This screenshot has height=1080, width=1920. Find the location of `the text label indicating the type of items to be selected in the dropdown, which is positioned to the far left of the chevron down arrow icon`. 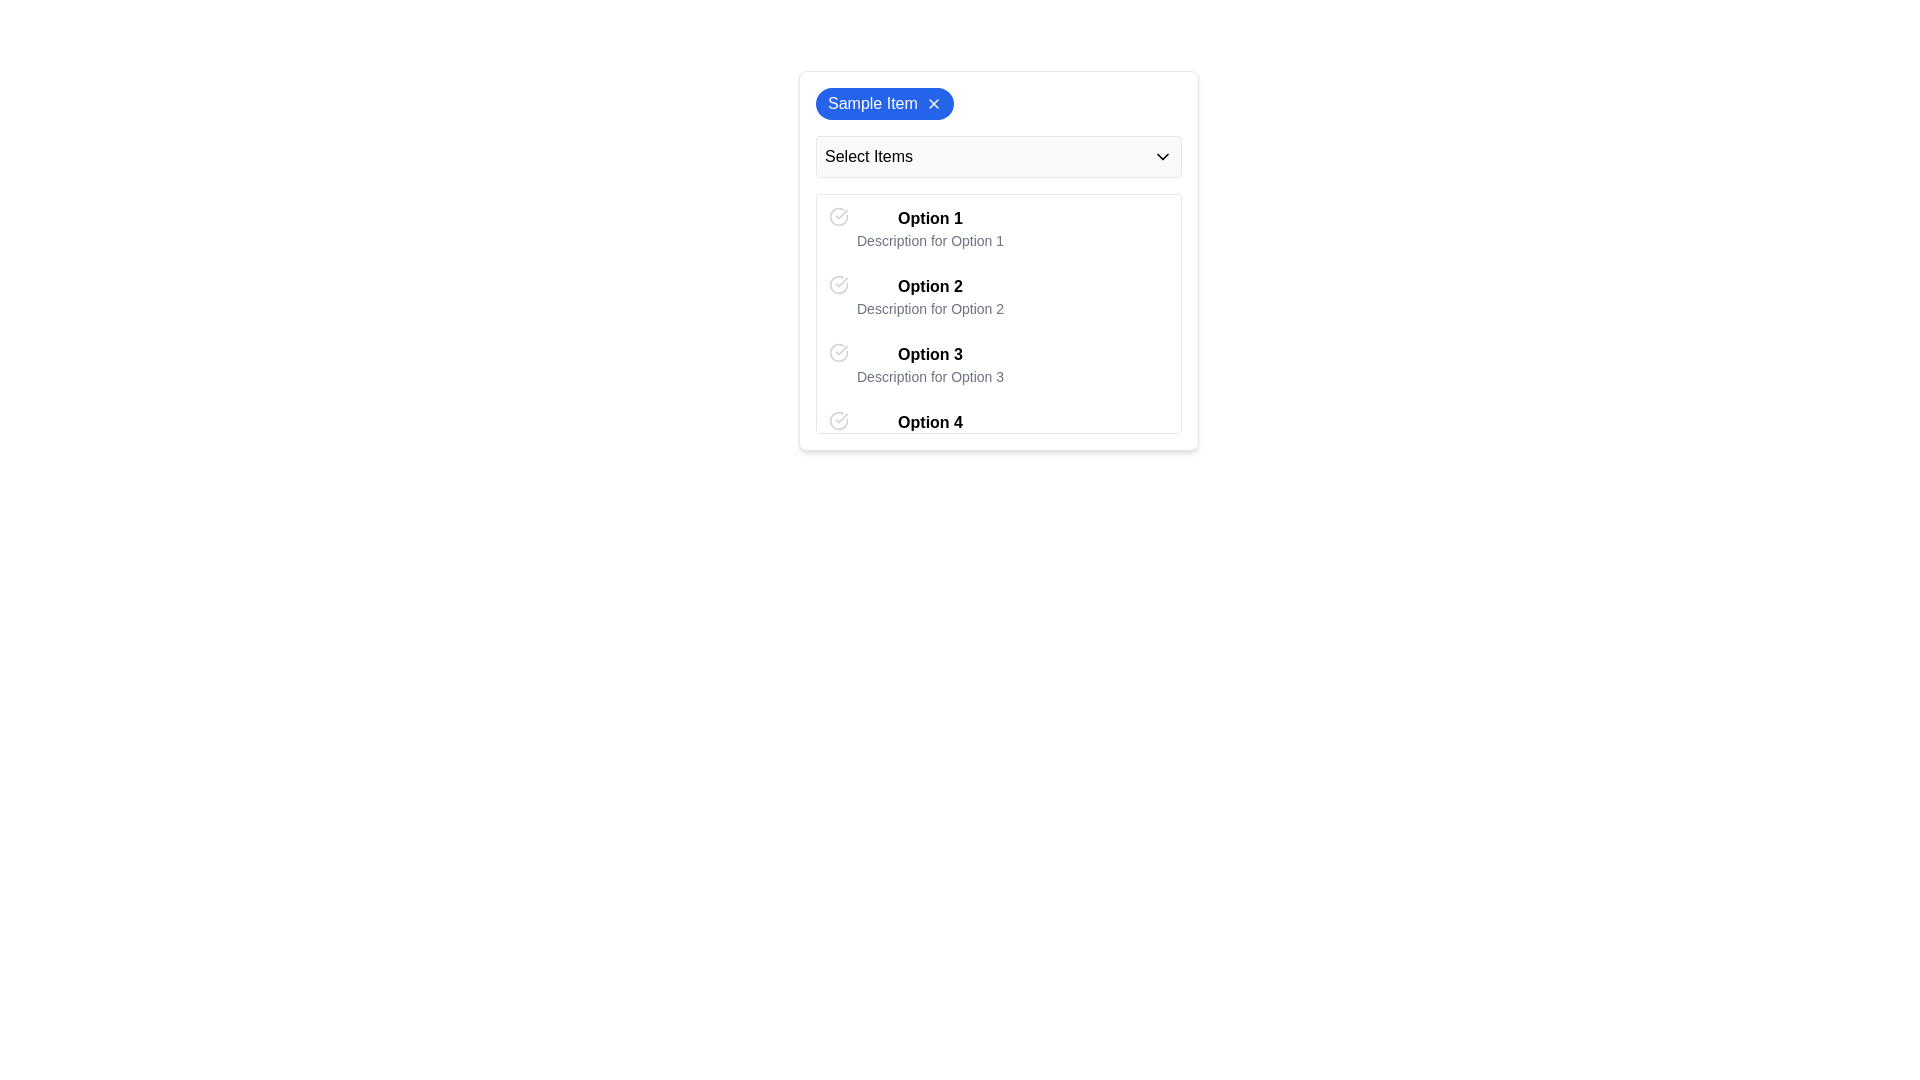

the text label indicating the type of items to be selected in the dropdown, which is positioned to the far left of the chevron down arrow icon is located at coordinates (868, 156).